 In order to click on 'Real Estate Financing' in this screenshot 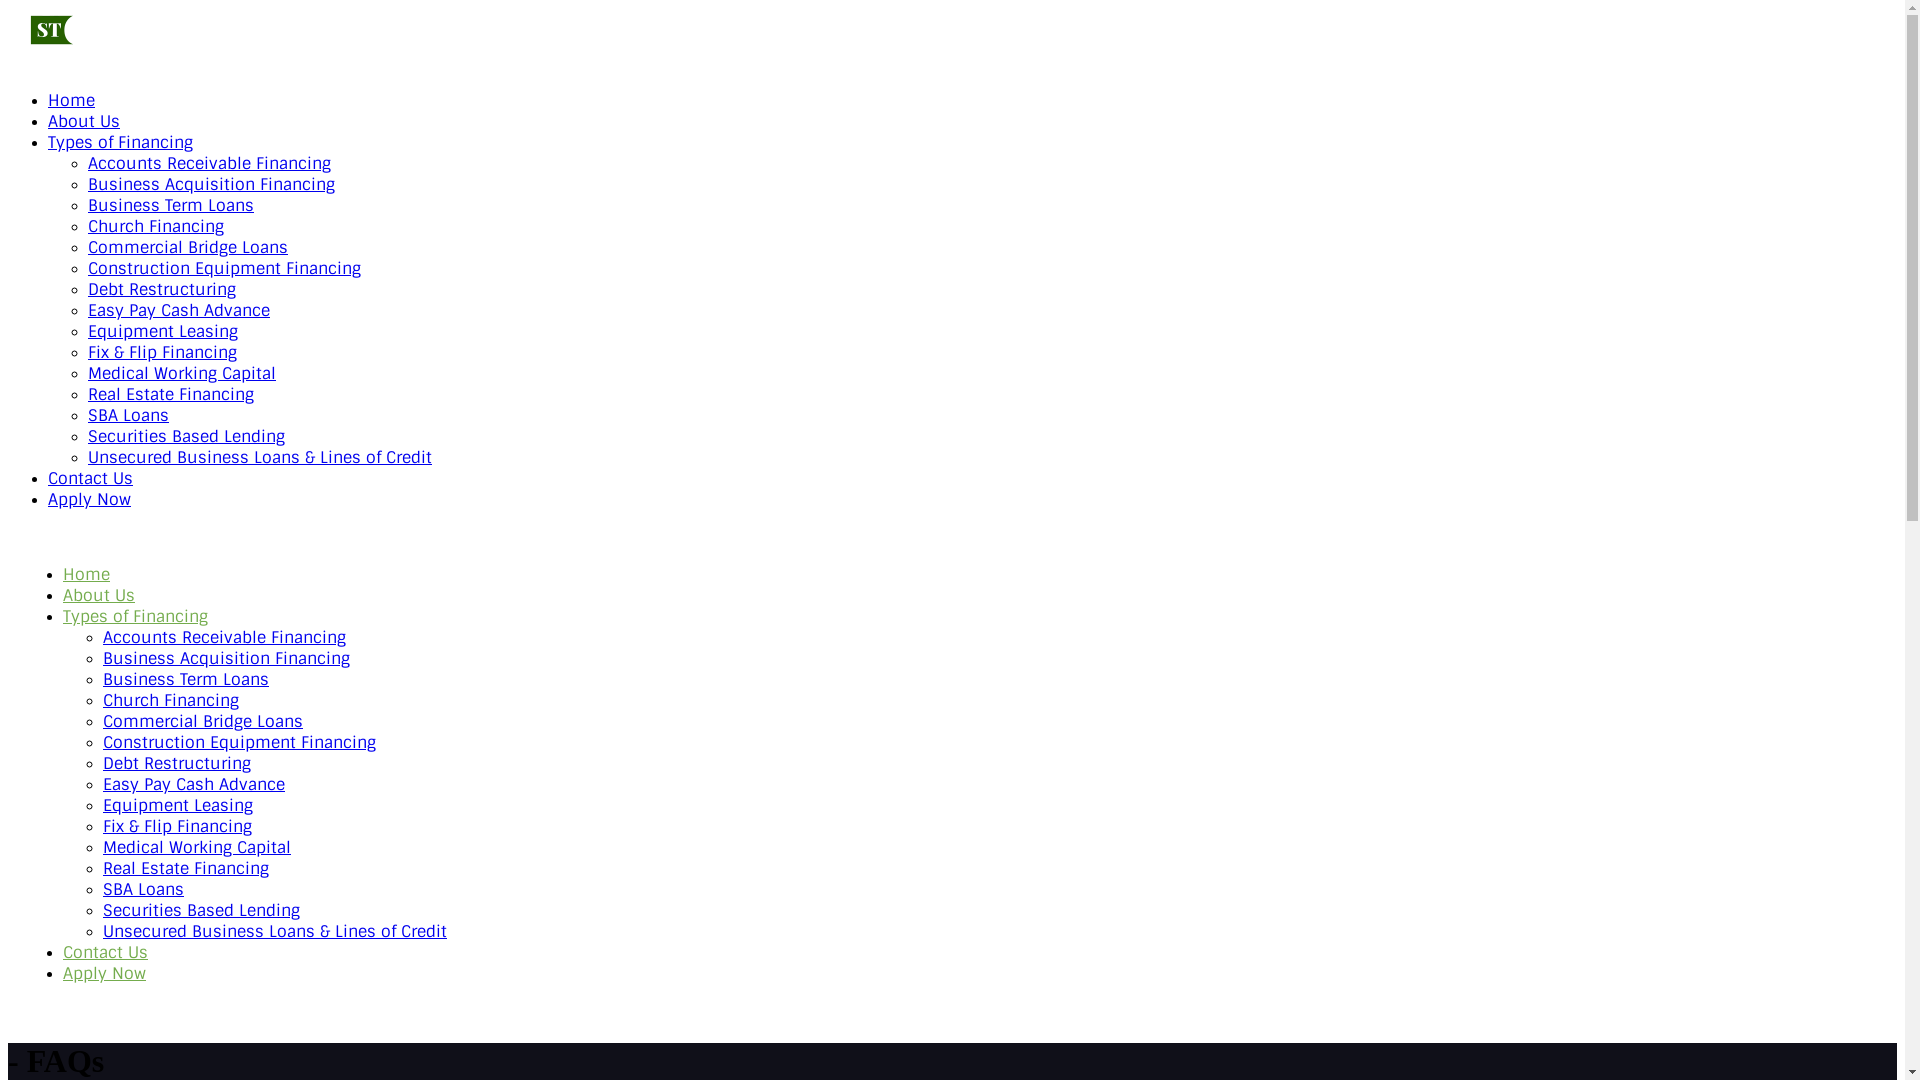, I will do `click(101, 867)`.